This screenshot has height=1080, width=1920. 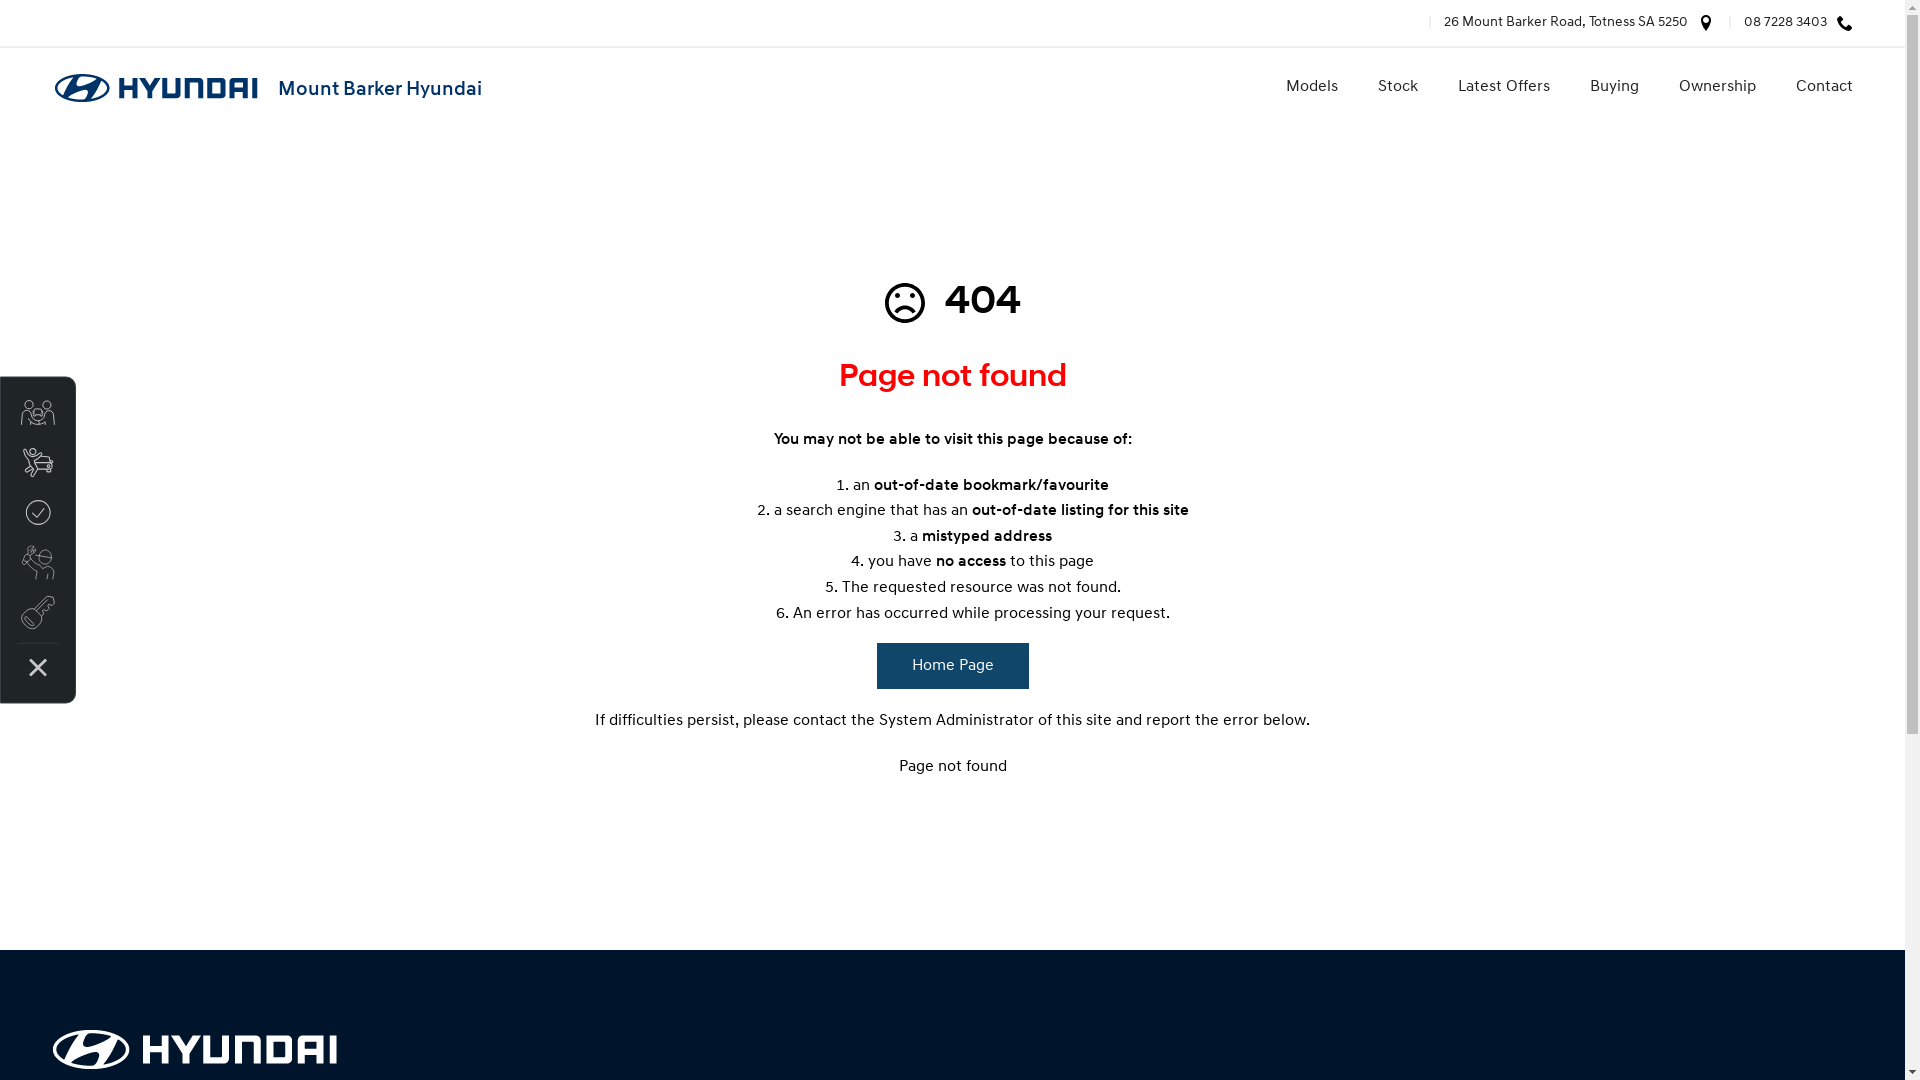 I want to click on 'Models', so click(x=1265, y=87).